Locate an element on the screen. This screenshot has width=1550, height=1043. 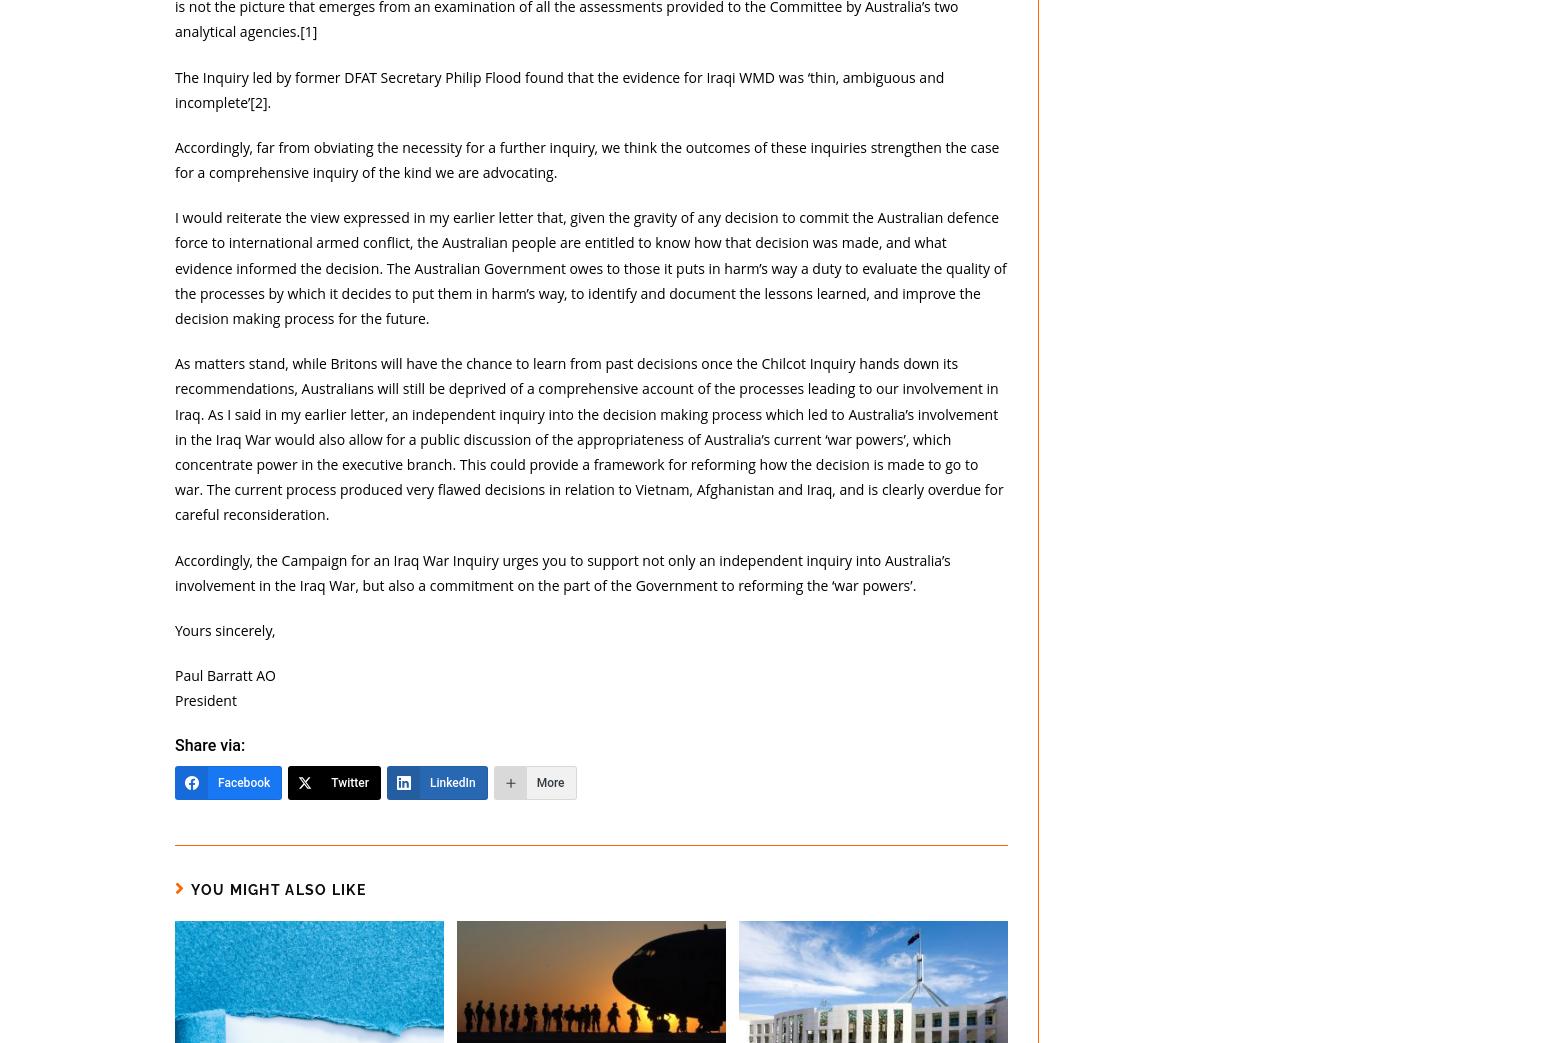
'You Might Also Like' is located at coordinates (278, 888).